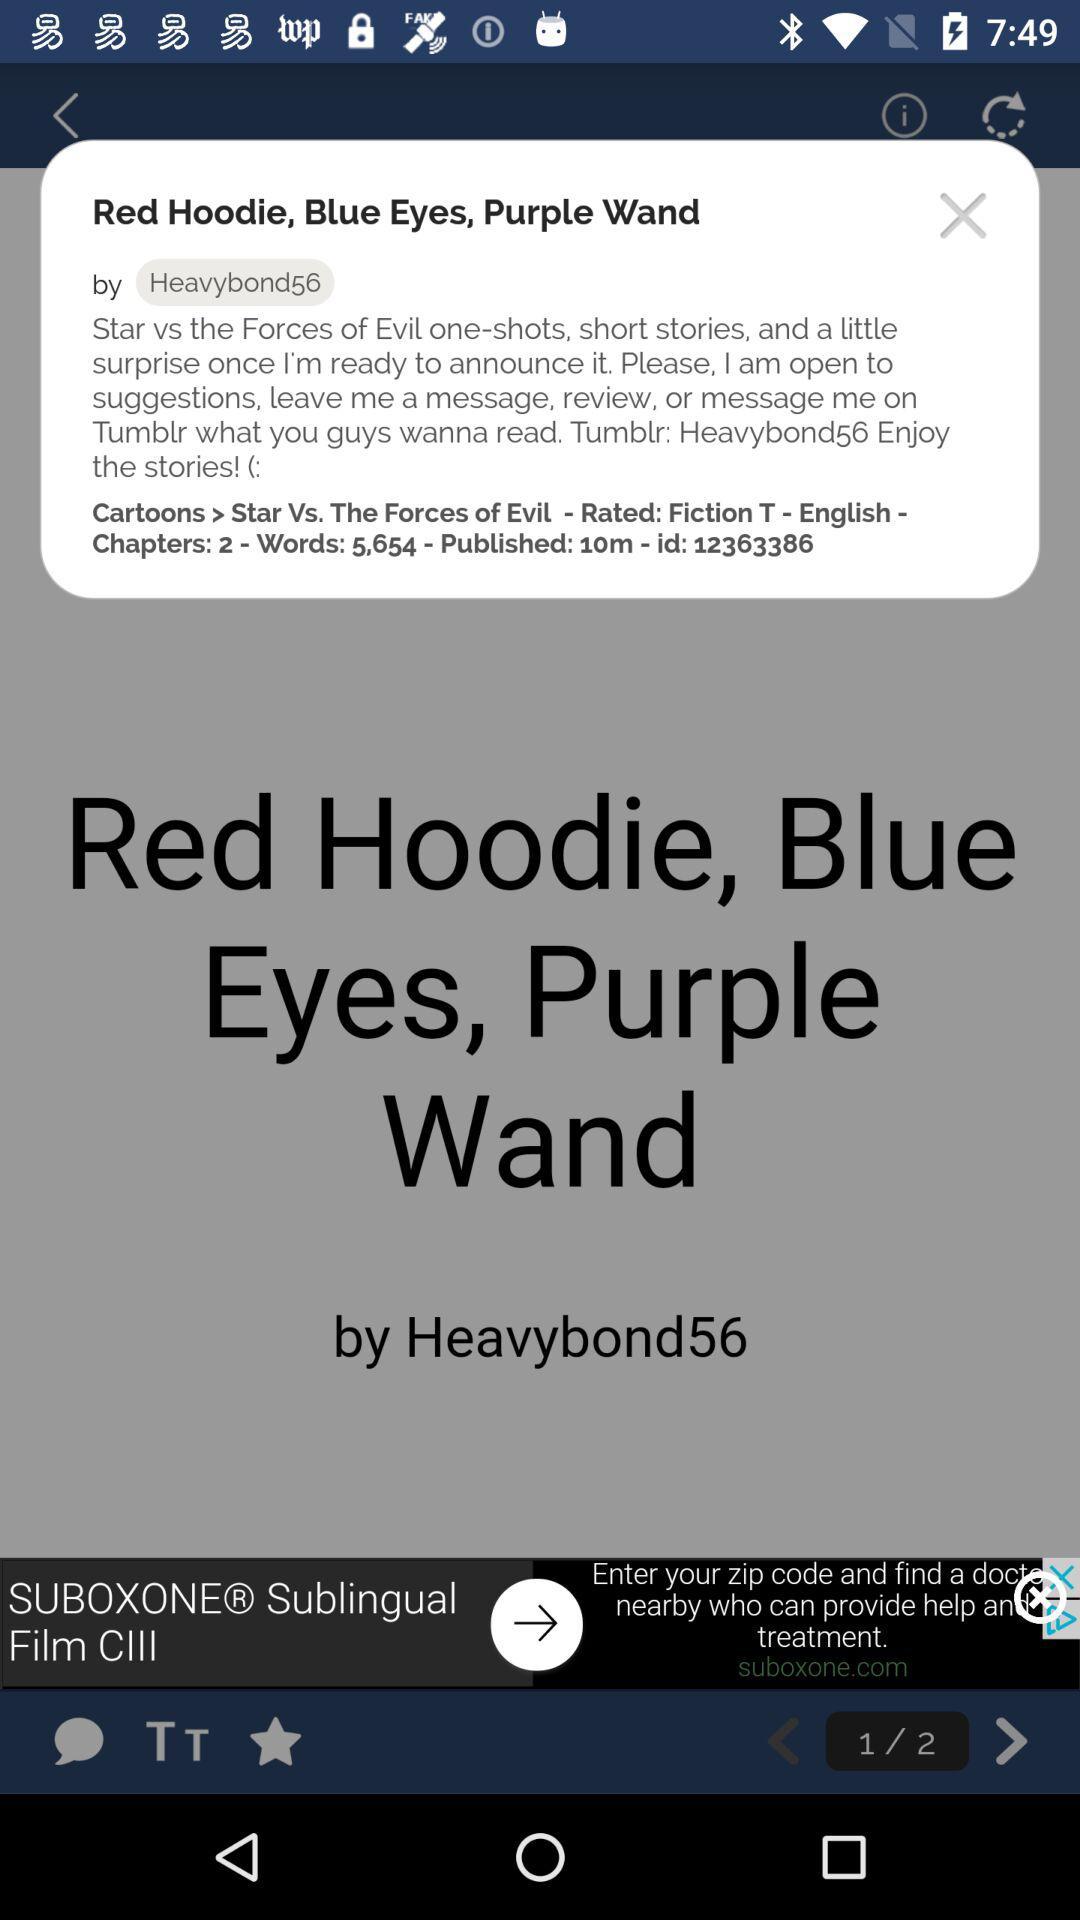 Image resolution: width=1080 pixels, height=1920 pixels. Describe the element at coordinates (1039, 1596) in the screenshot. I see `x out` at that location.